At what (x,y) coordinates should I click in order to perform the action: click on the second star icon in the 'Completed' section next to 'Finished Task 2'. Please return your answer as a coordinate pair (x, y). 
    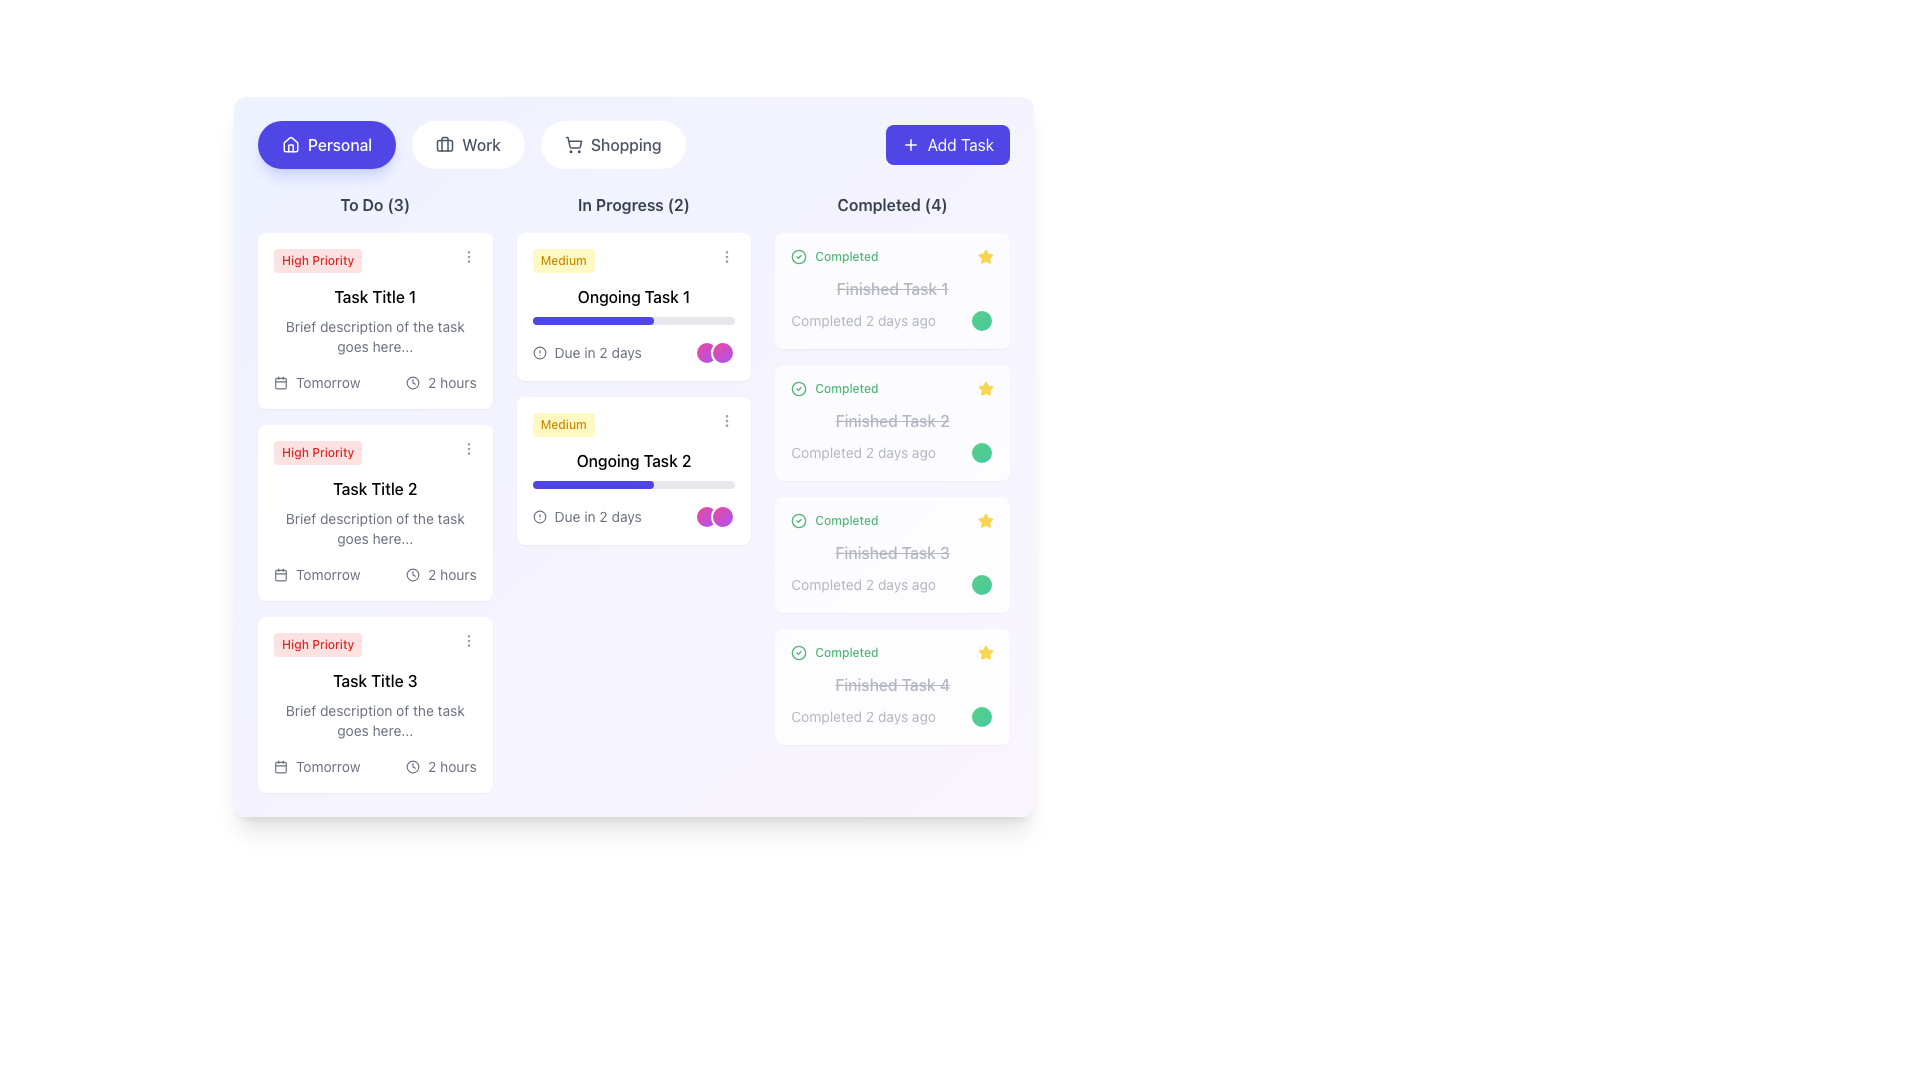
    Looking at the image, I should click on (985, 388).